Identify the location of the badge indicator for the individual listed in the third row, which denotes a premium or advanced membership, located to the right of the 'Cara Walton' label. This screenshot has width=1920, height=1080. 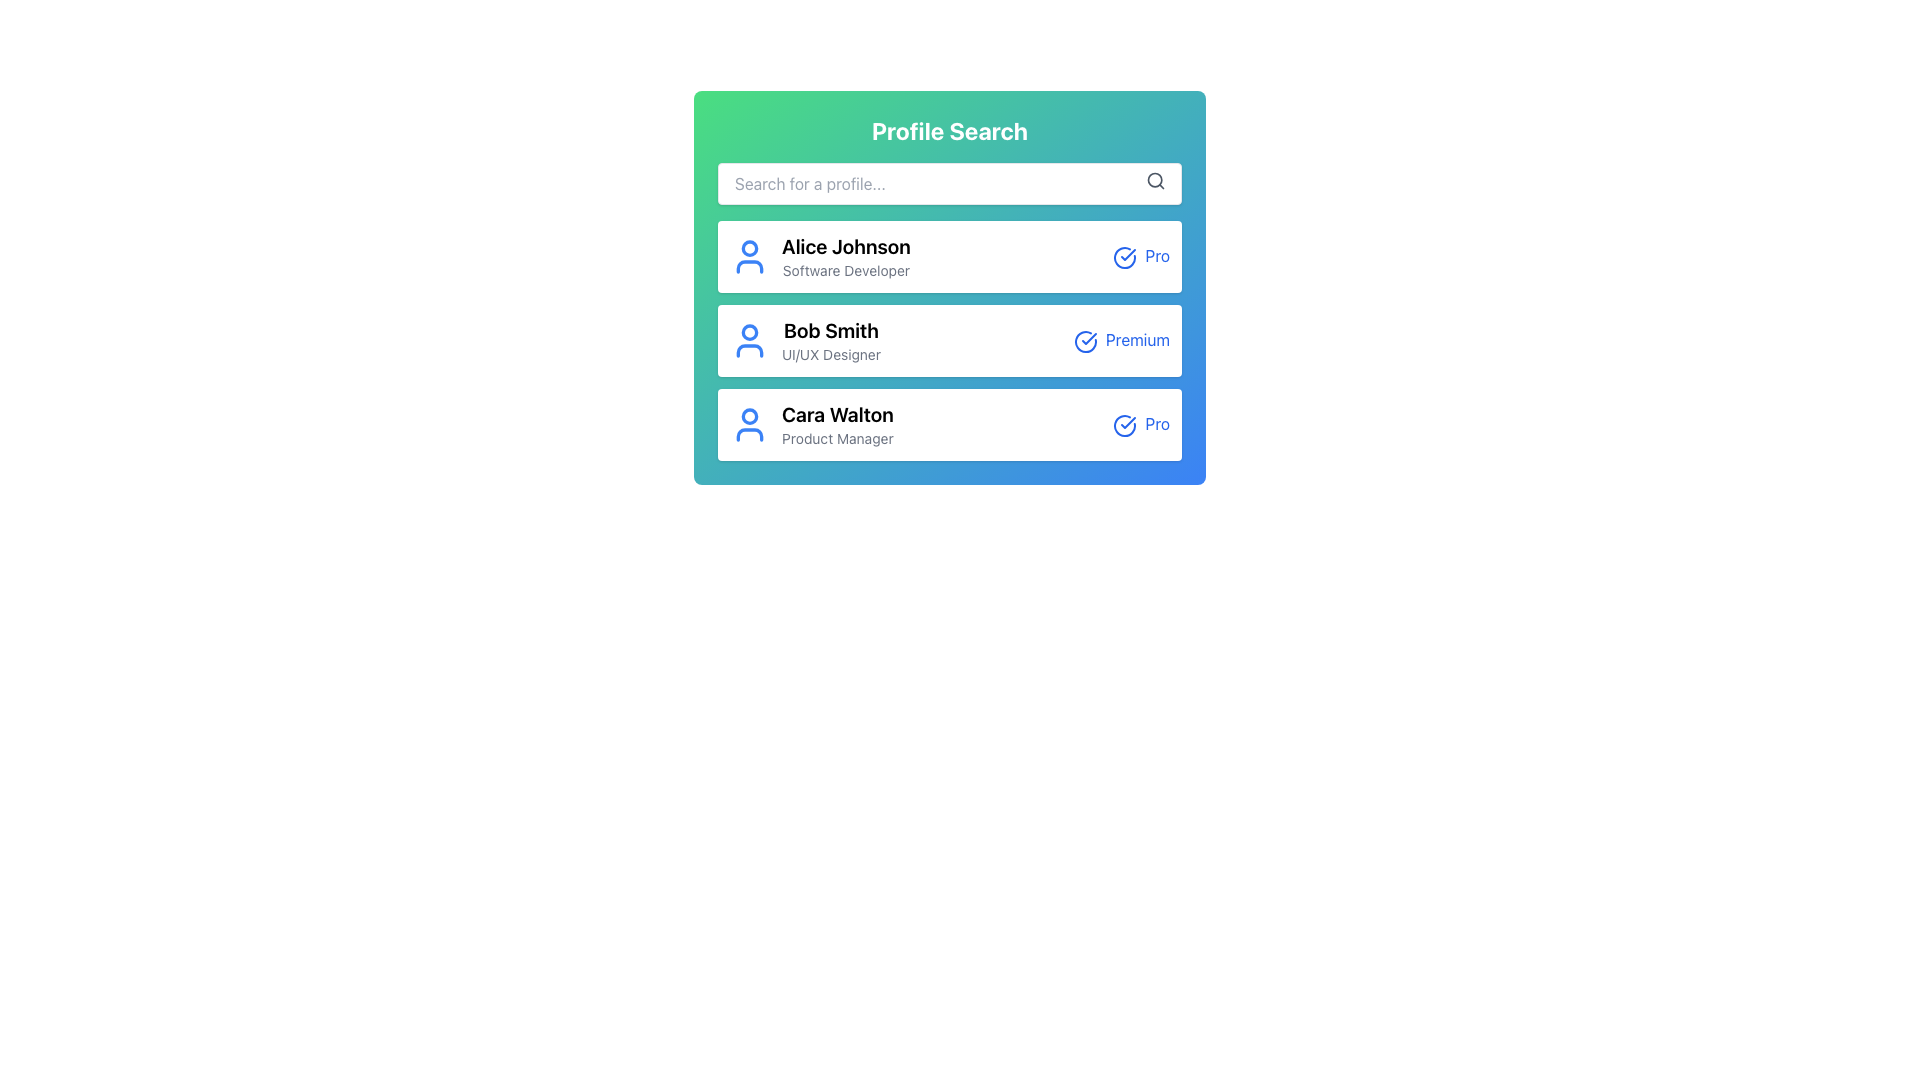
(1141, 423).